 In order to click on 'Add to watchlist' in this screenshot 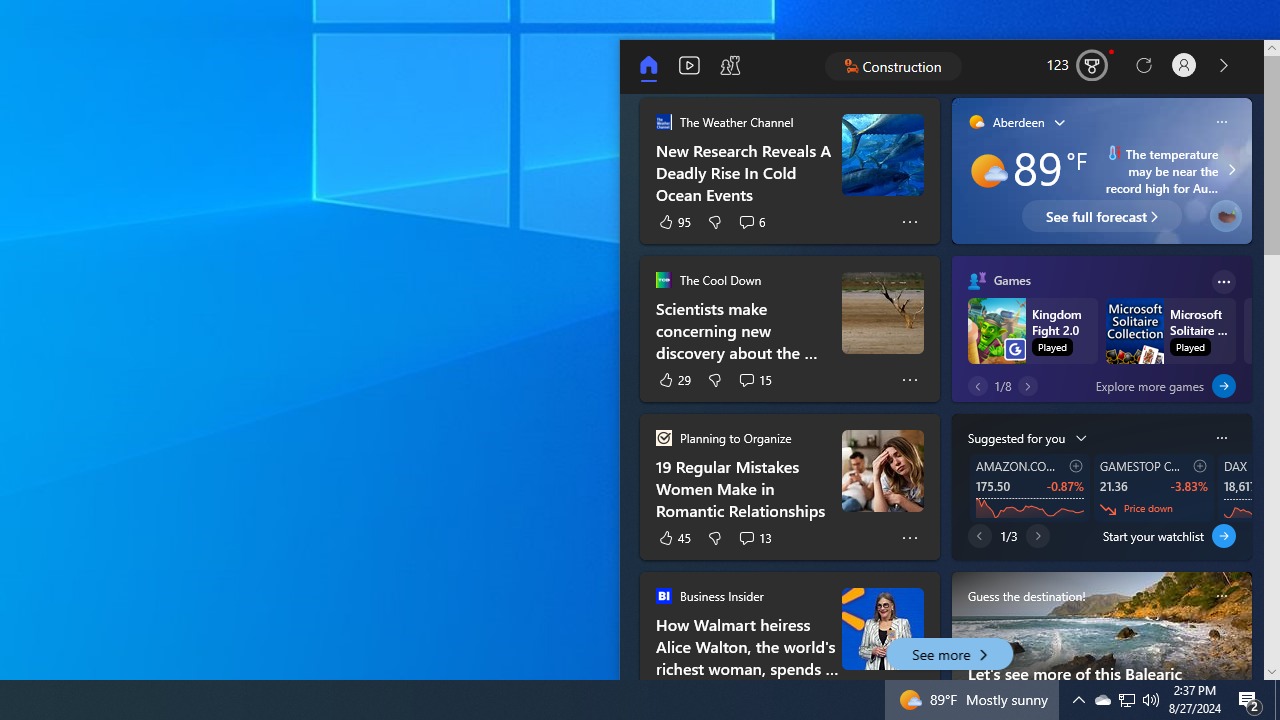, I will do `click(1200, 465)`.